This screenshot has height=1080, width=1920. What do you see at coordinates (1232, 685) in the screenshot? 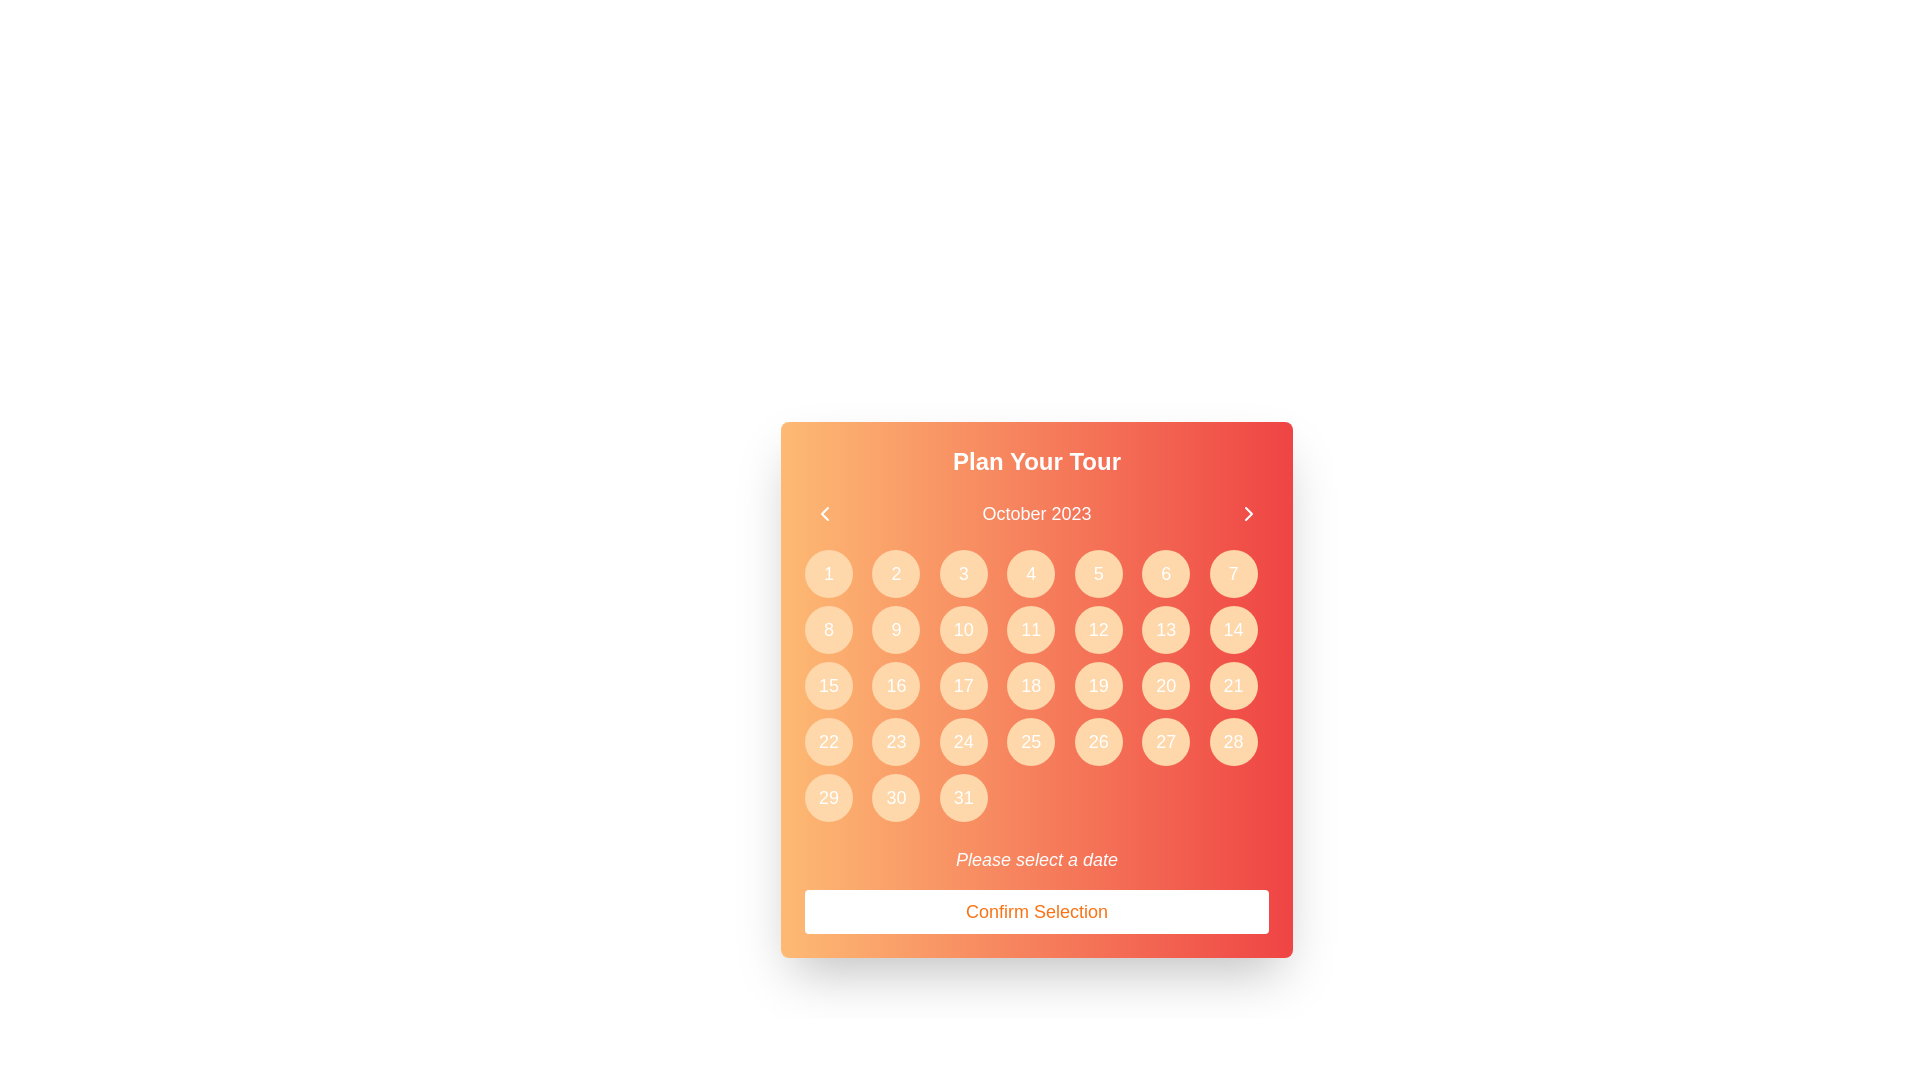
I see `the circular button with a light orange background and a white number '21' centered within it` at bounding box center [1232, 685].